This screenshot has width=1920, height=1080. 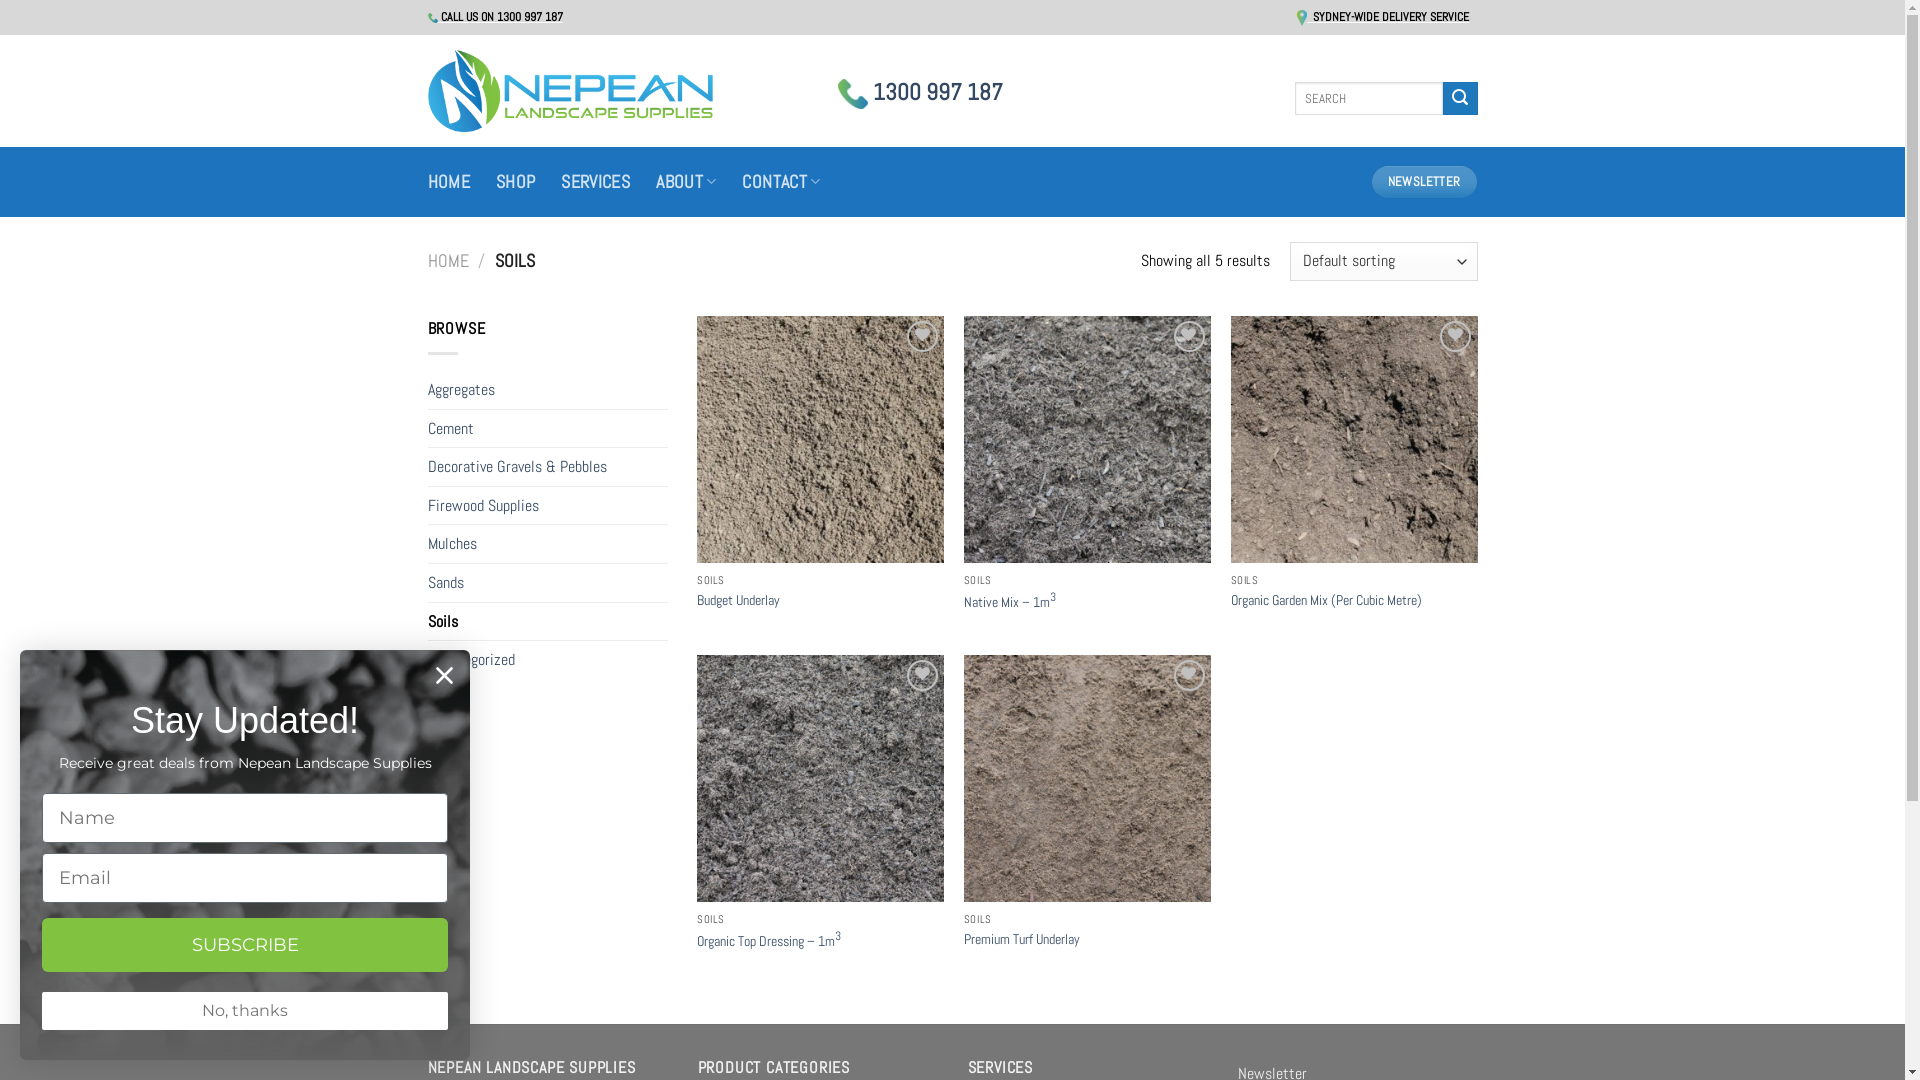 I want to click on '1300 997 187', so click(x=919, y=92).